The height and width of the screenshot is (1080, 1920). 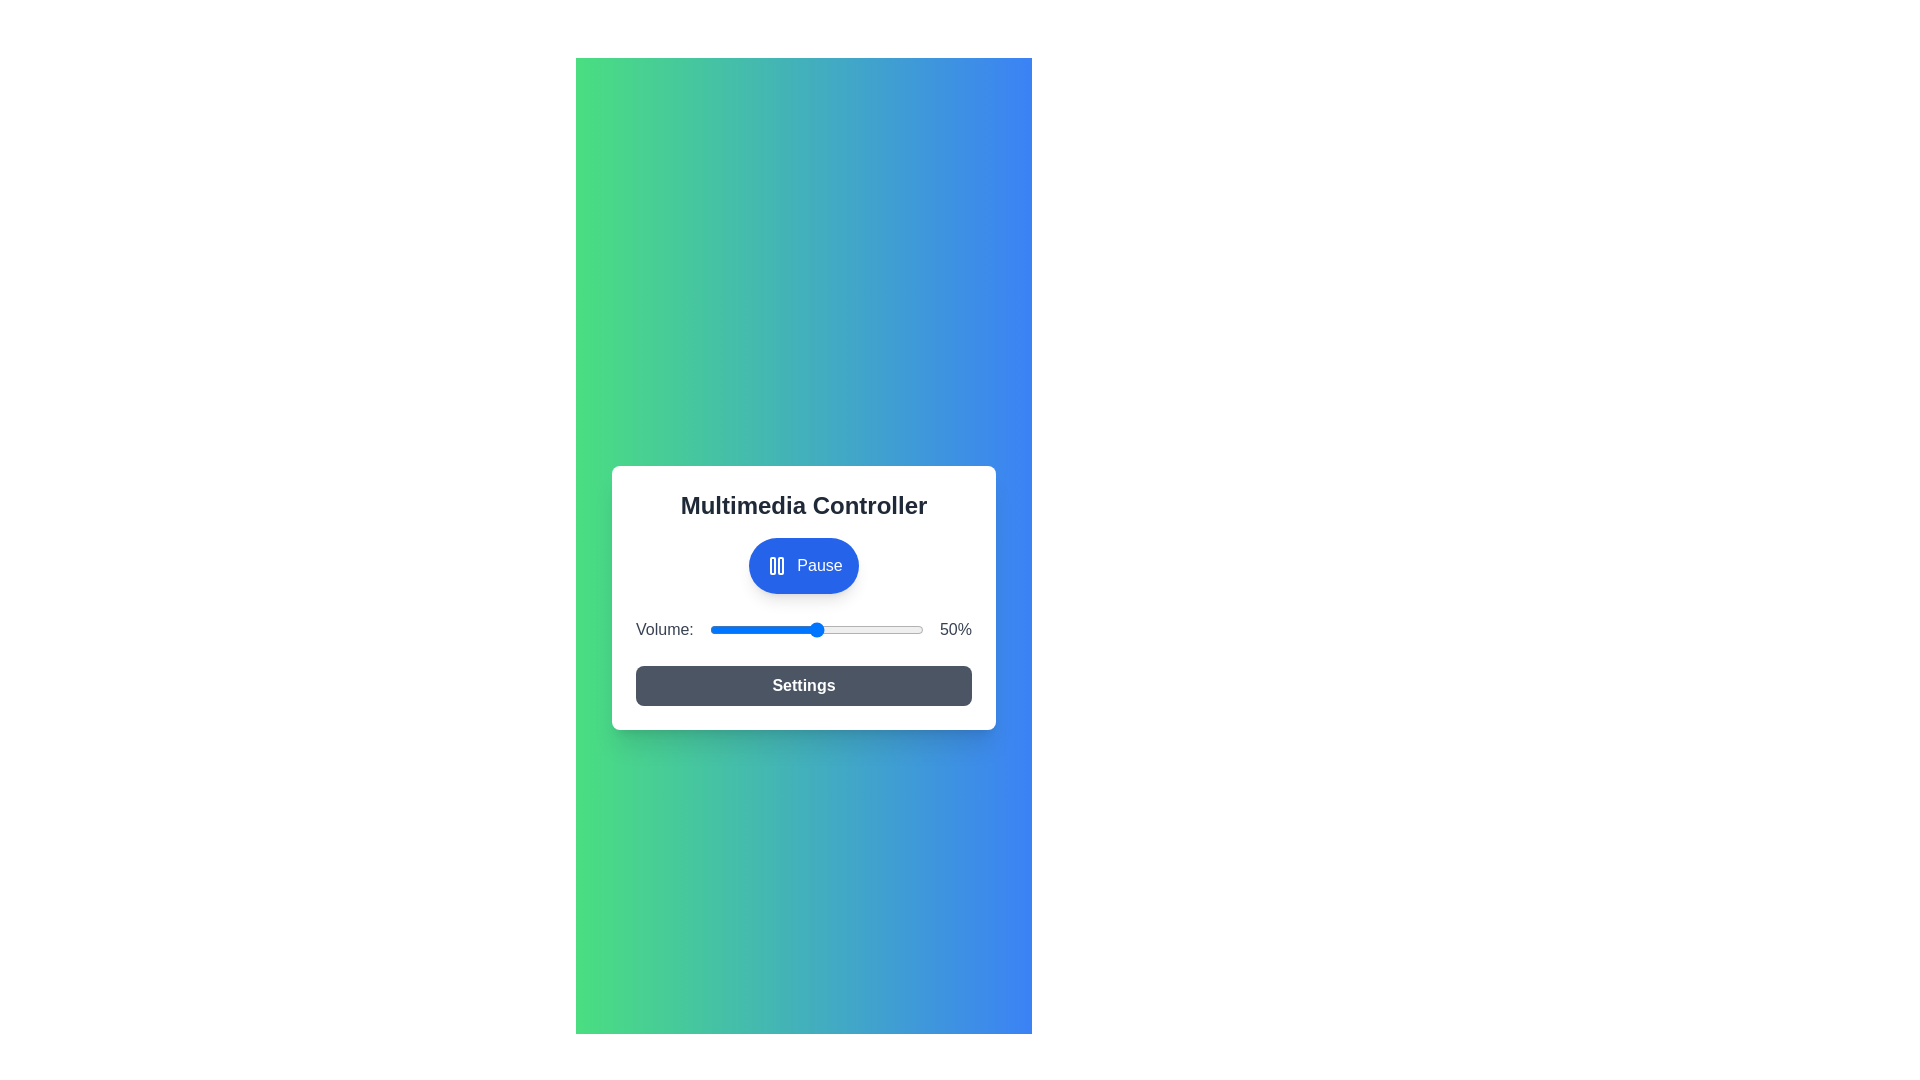 What do you see at coordinates (810, 628) in the screenshot?
I see `the volume` at bounding box center [810, 628].